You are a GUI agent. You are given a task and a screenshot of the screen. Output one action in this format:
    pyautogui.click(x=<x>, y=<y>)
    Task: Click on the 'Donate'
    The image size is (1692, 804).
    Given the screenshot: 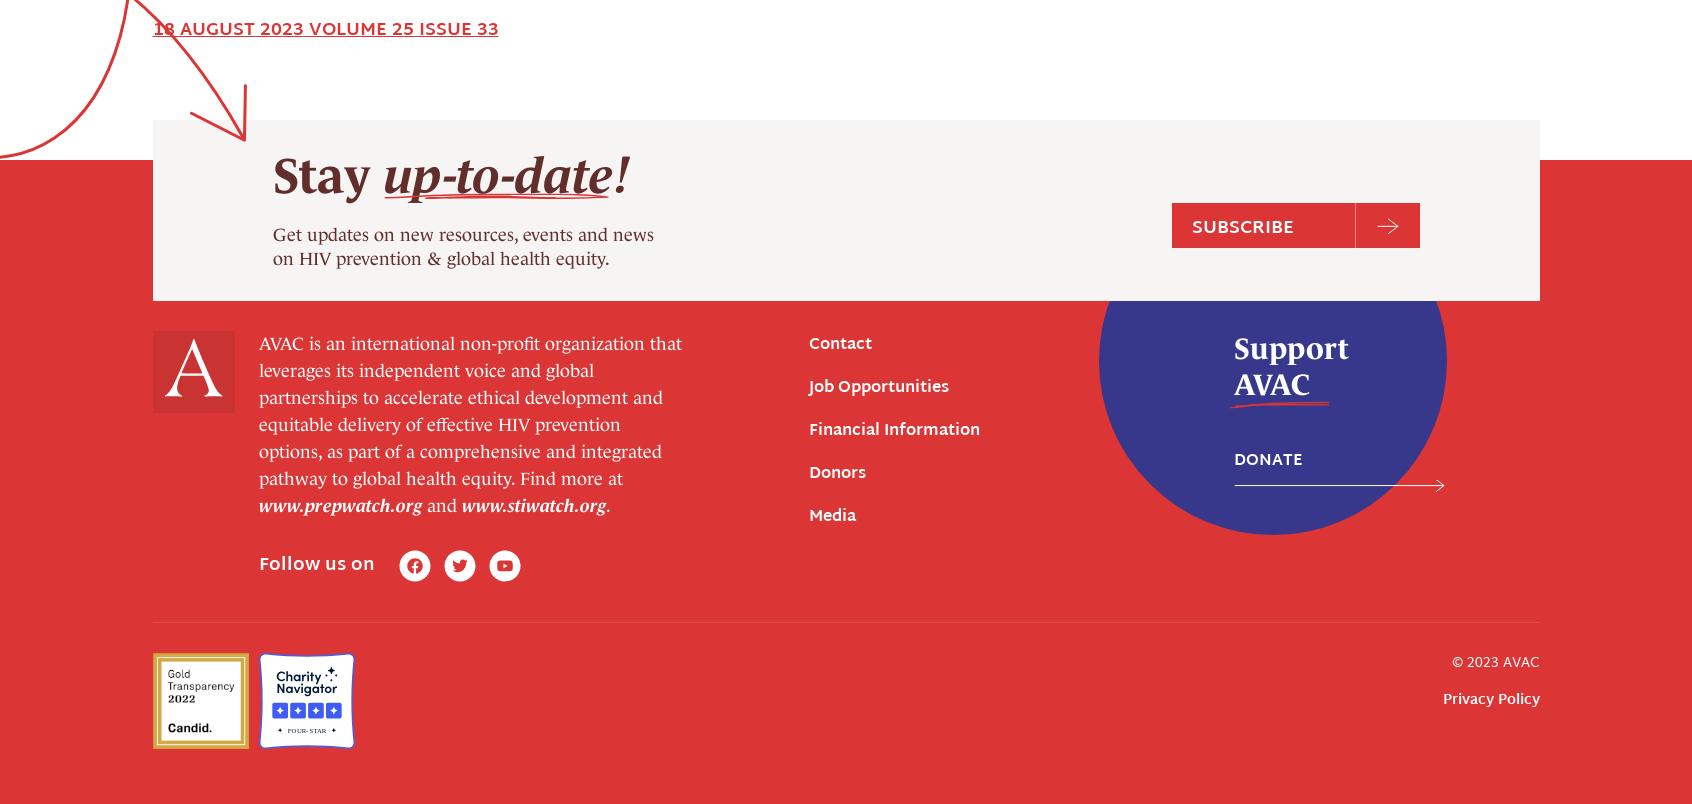 What is the action you would take?
    pyautogui.click(x=1266, y=99)
    